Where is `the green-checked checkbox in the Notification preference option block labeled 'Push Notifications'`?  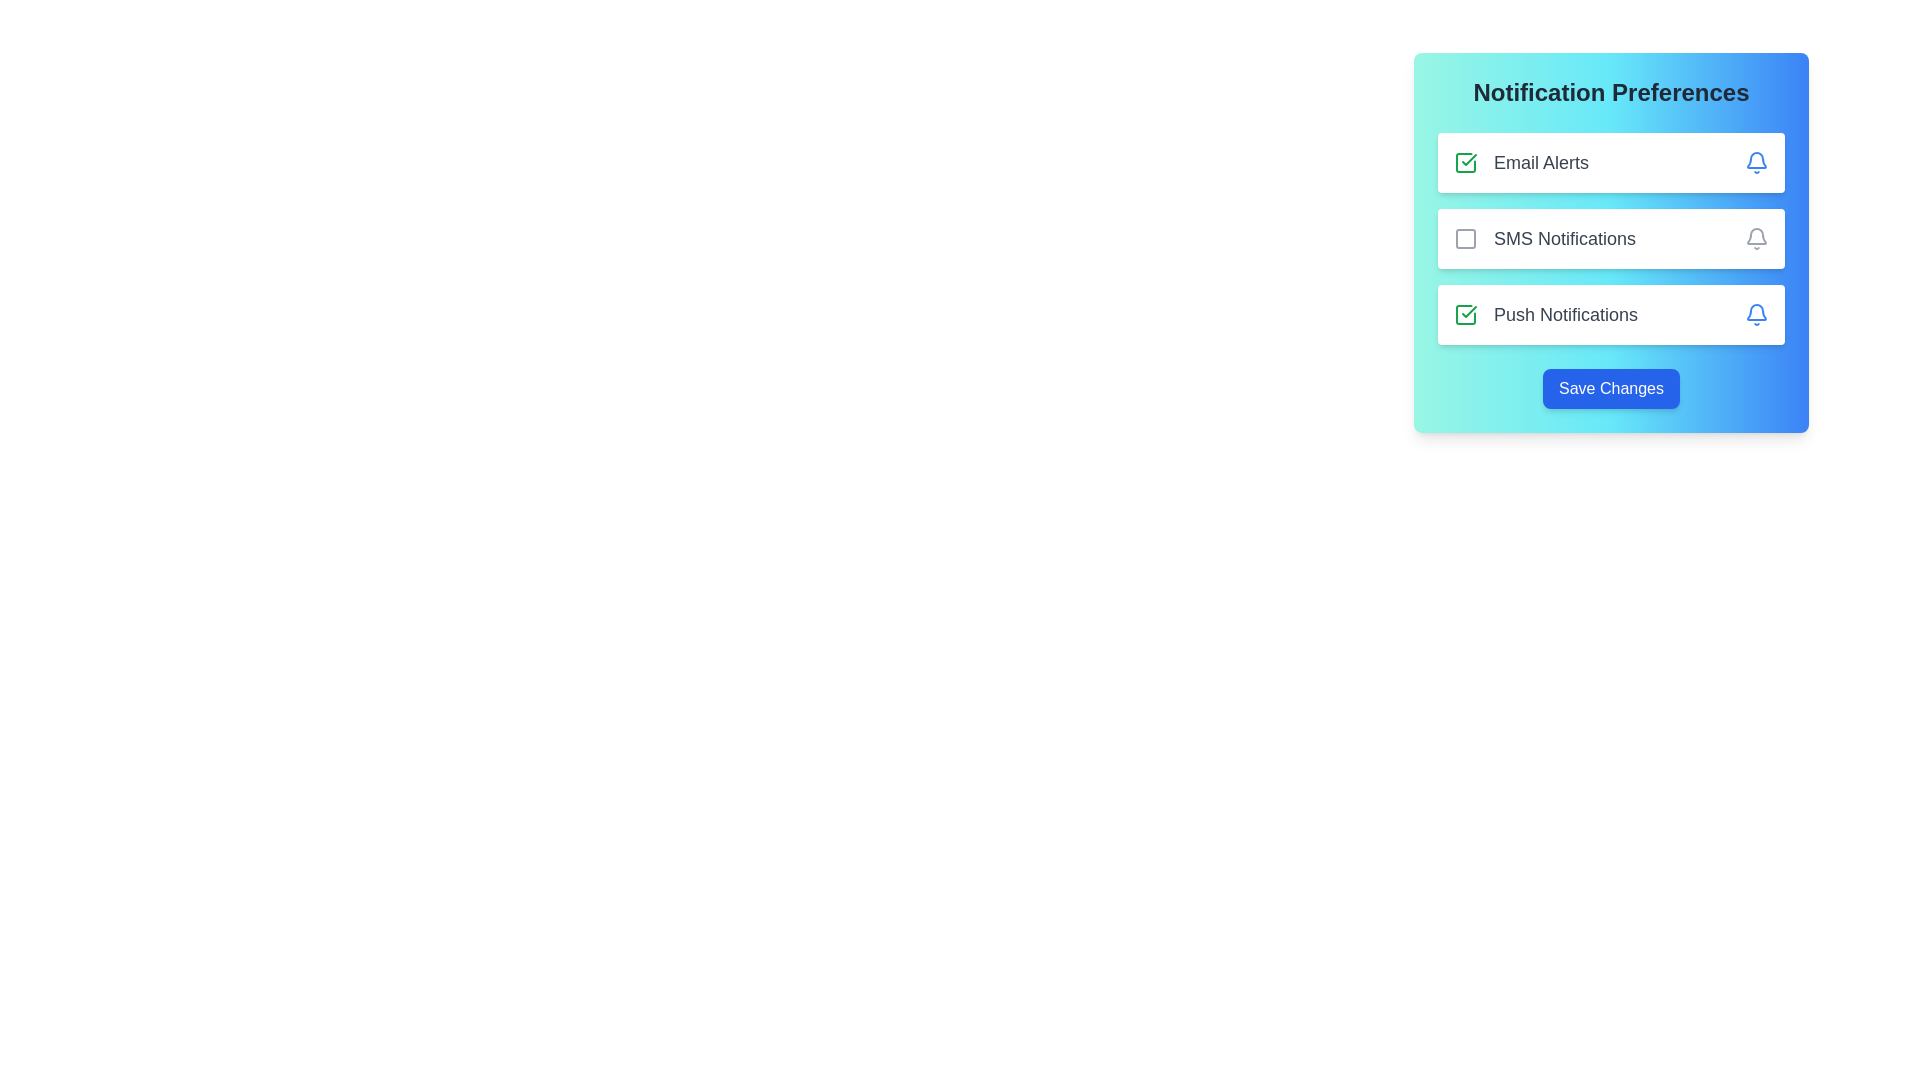
the green-checked checkbox in the Notification preference option block labeled 'Push Notifications' is located at coordinates (1611, 315).